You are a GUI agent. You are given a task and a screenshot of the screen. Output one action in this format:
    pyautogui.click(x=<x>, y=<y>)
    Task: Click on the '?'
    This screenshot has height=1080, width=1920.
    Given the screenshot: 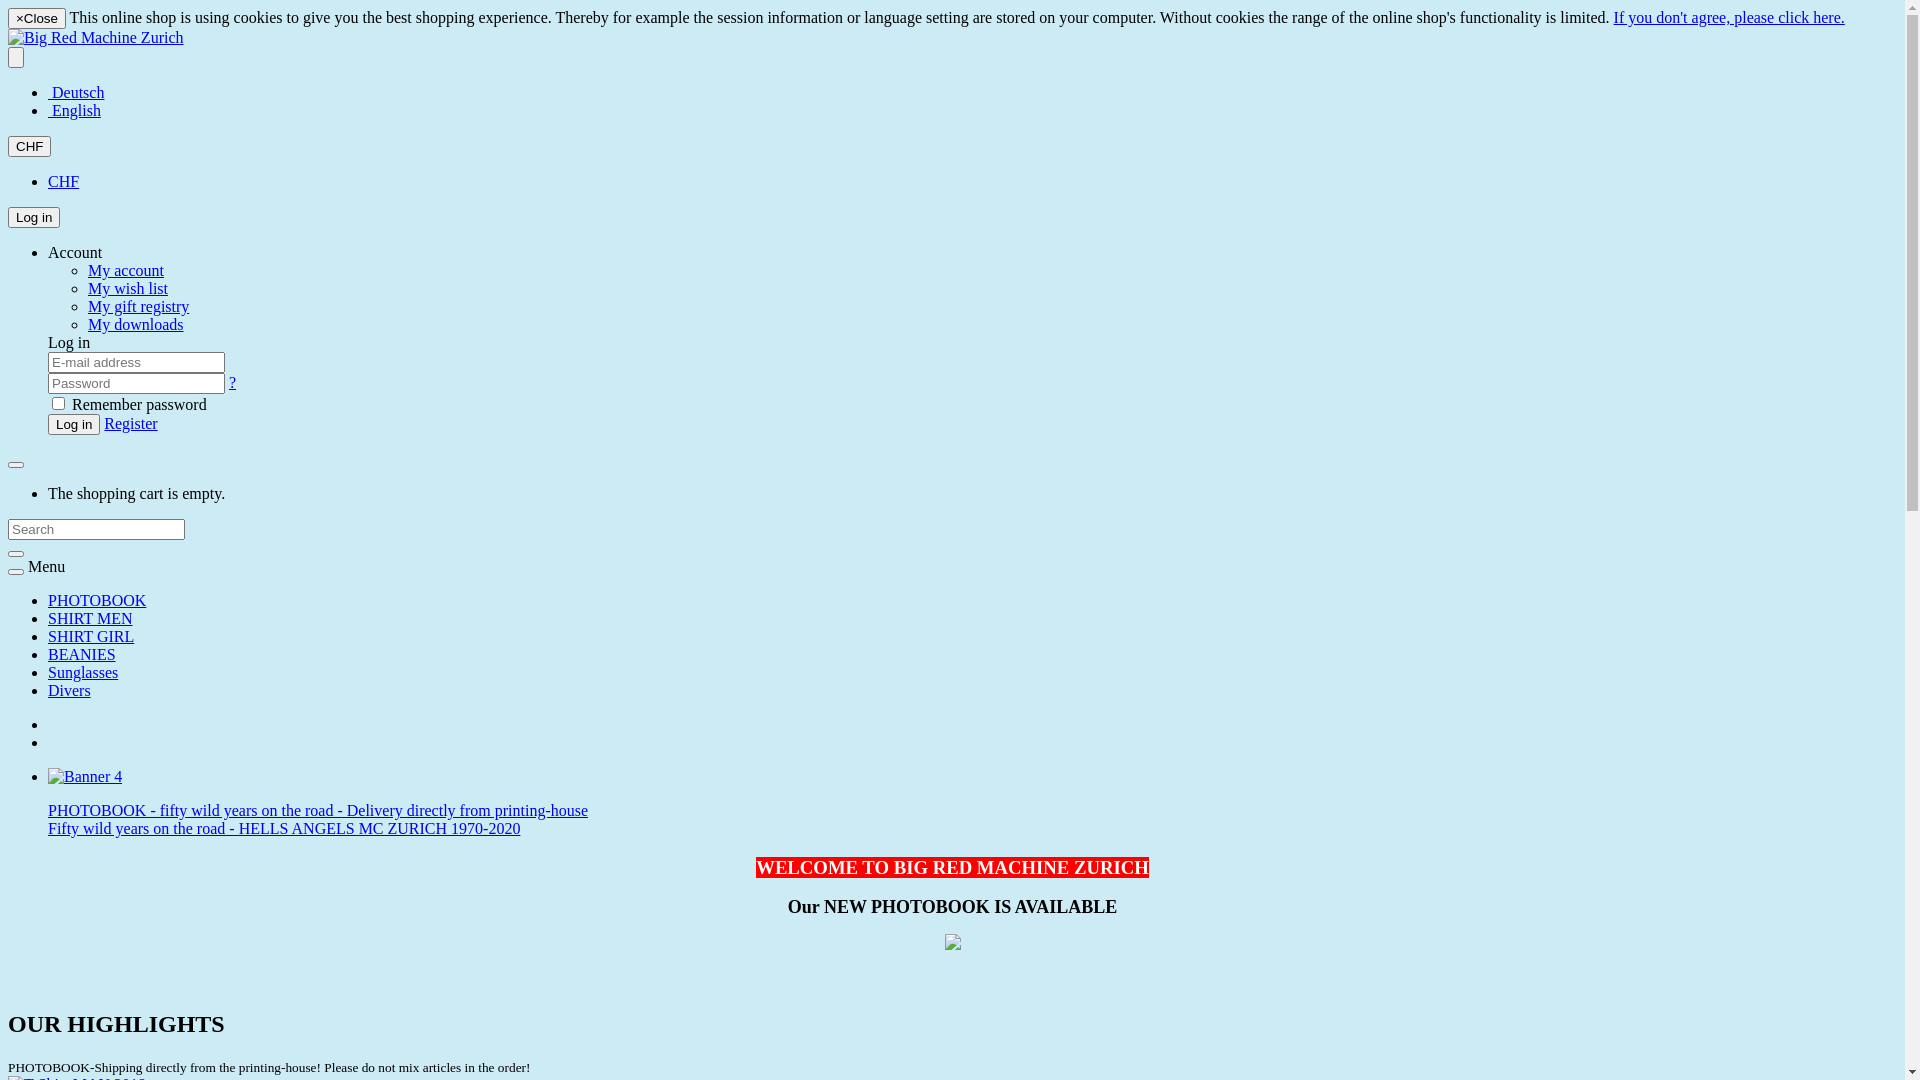 What is the action you would take?
    pyautogui.click(x=229, y=382)
    